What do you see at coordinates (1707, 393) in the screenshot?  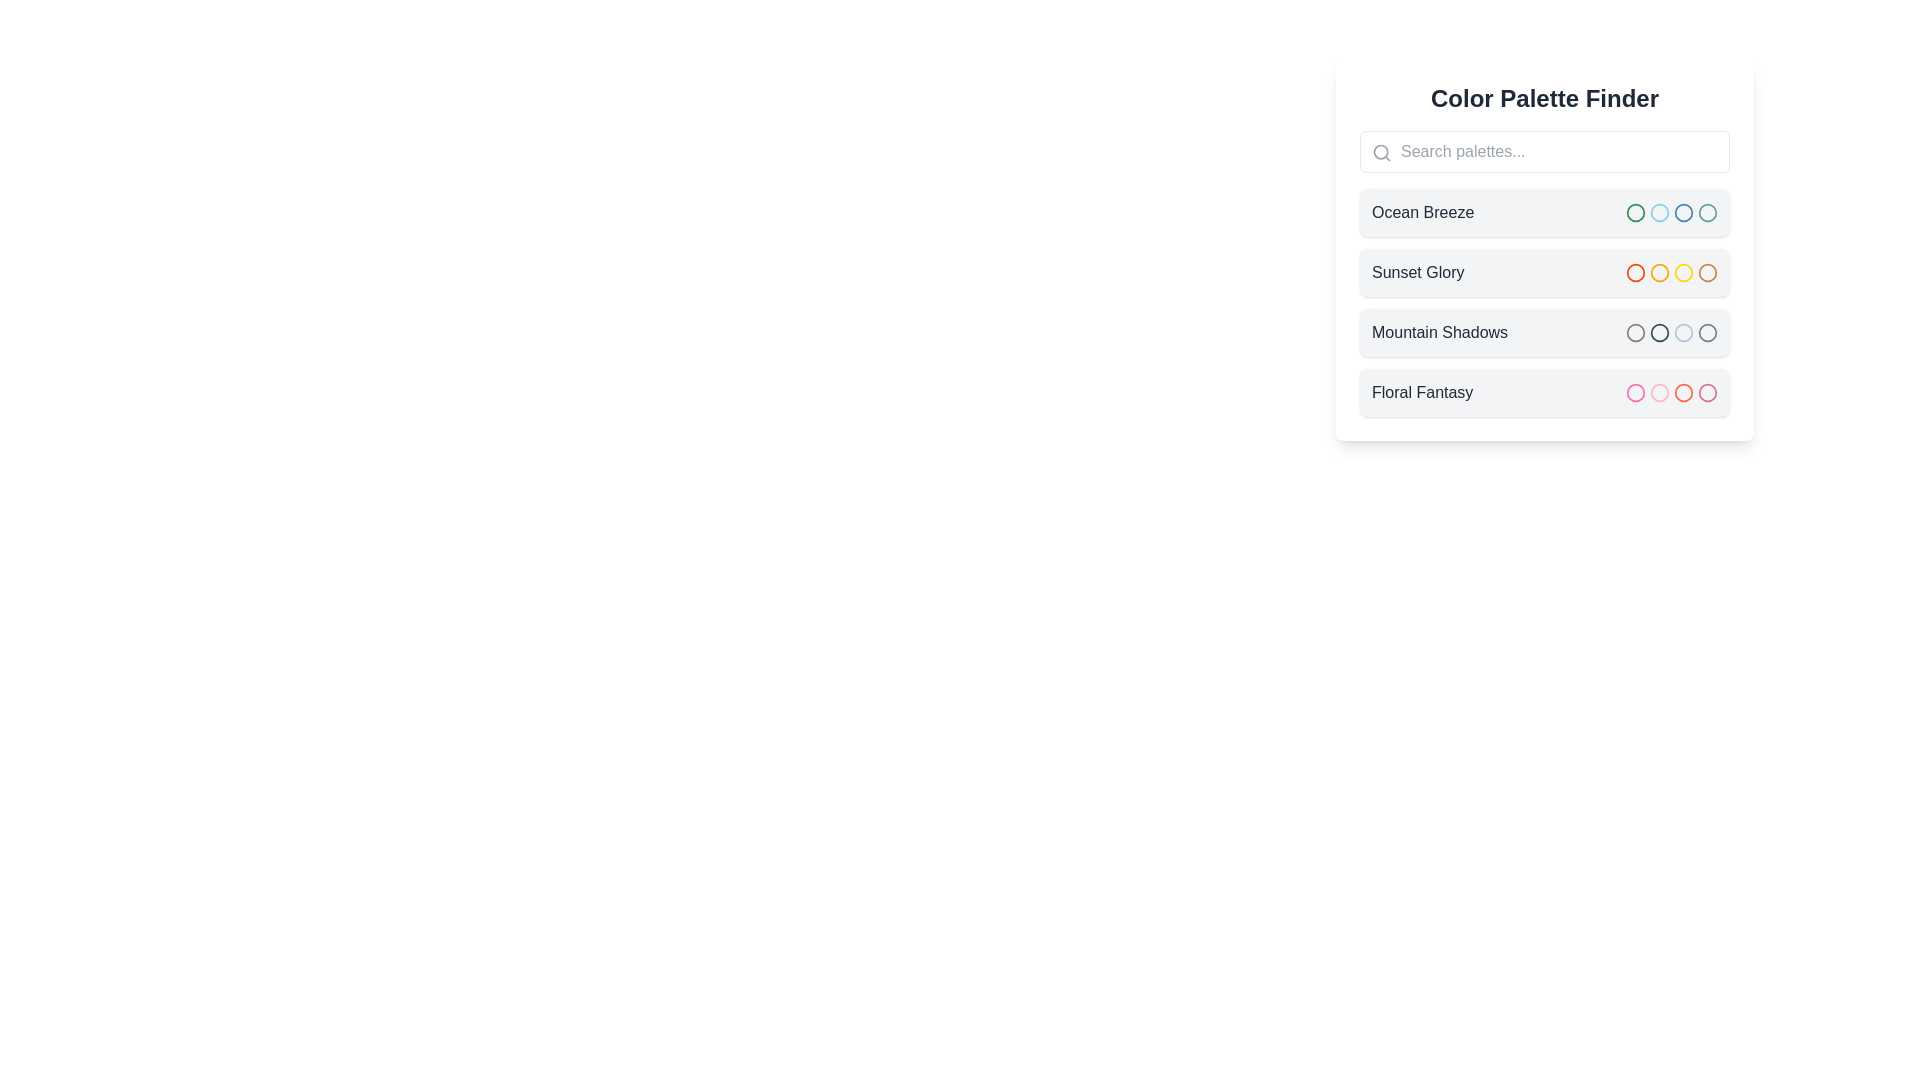 I see `the innermost circular SVG component of the color palette selector in the 'Floral Fantasy' section` at bounding box center [1707, 393].